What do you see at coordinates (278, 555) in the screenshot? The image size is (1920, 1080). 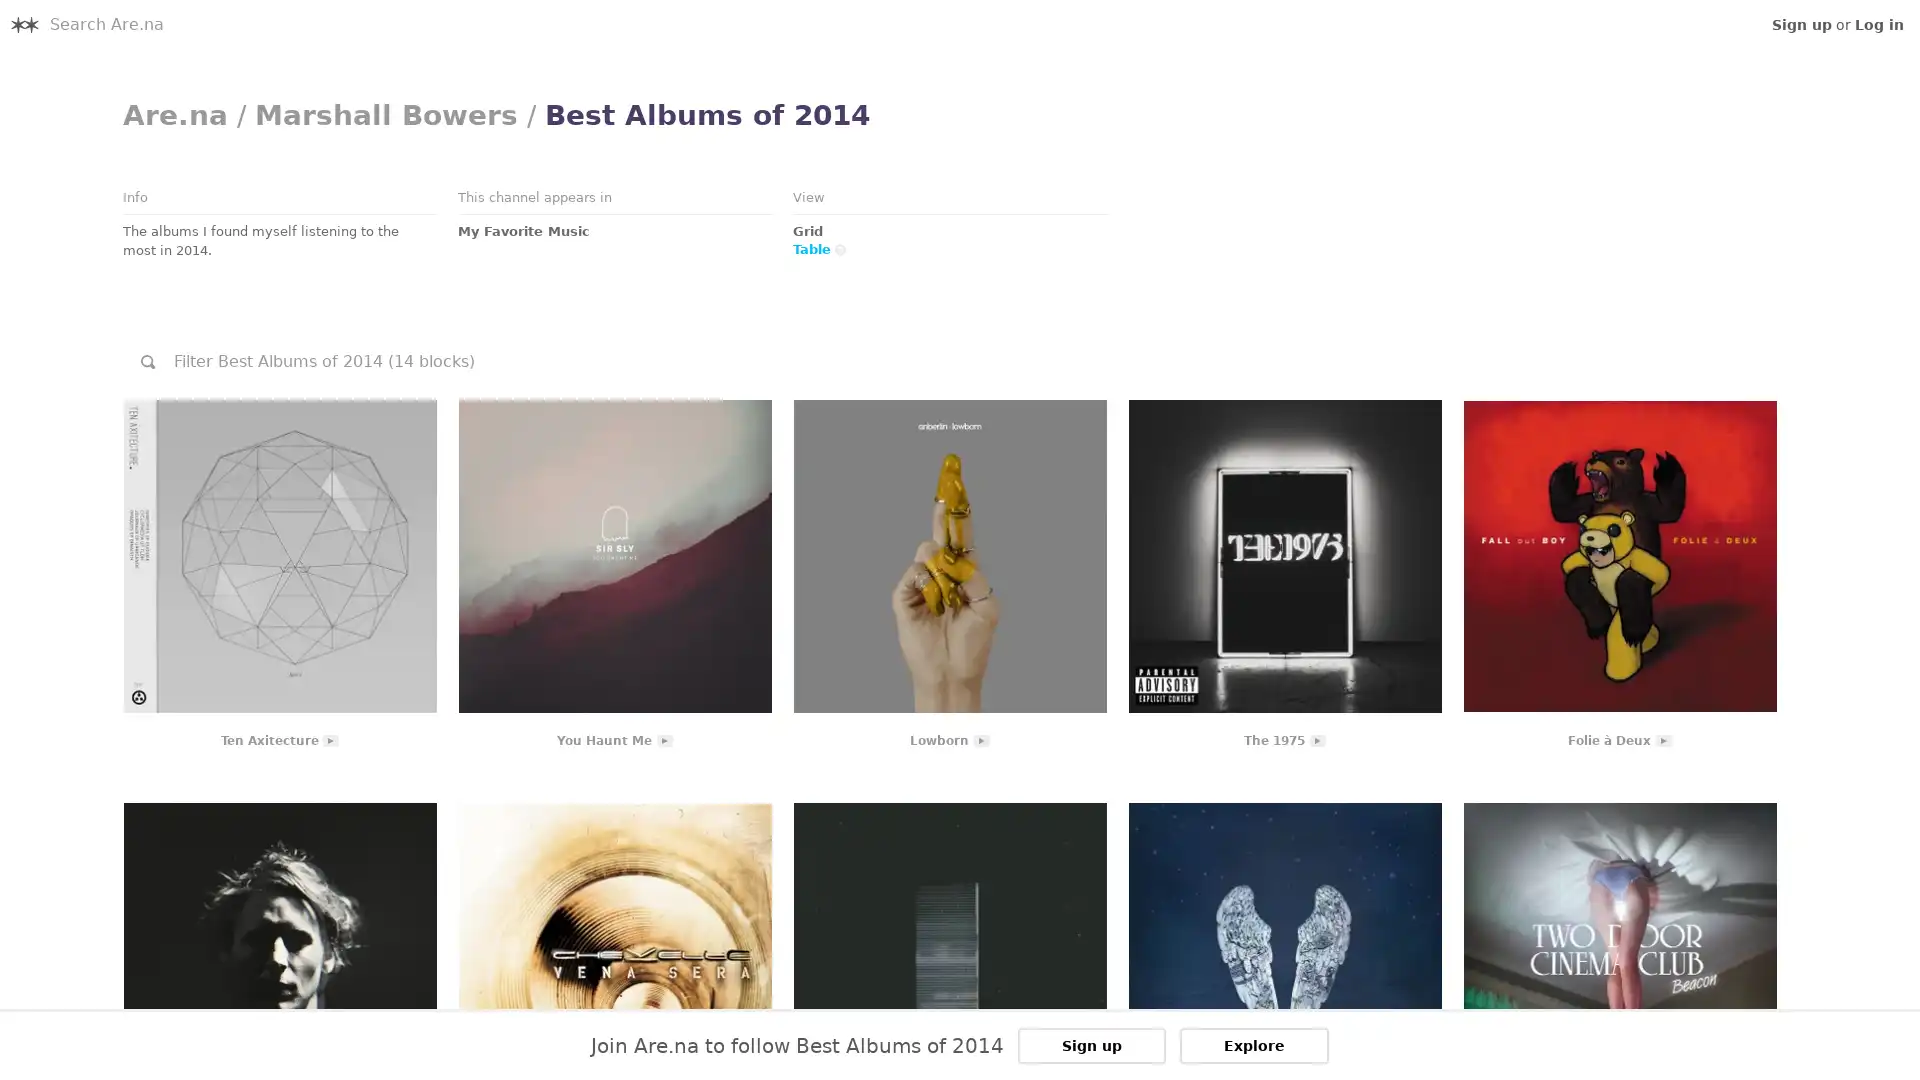 I see `Link to Embed: Ten Axitecture` at bounding box center [278, 555].